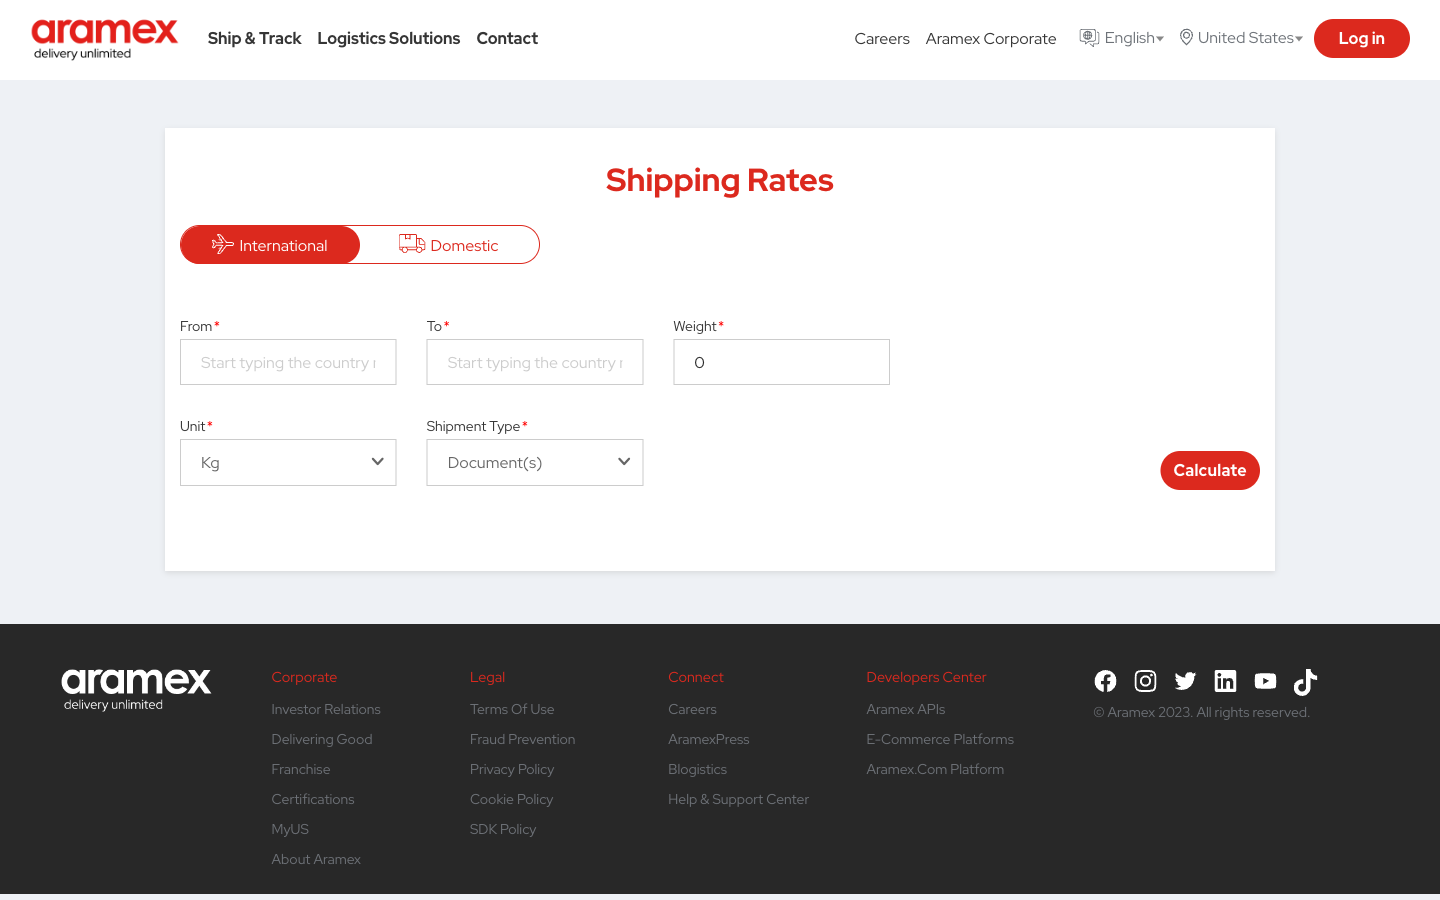  I want to click on Compute the shipping rates for sending a document from United States to India using a script, so click(287, 361).